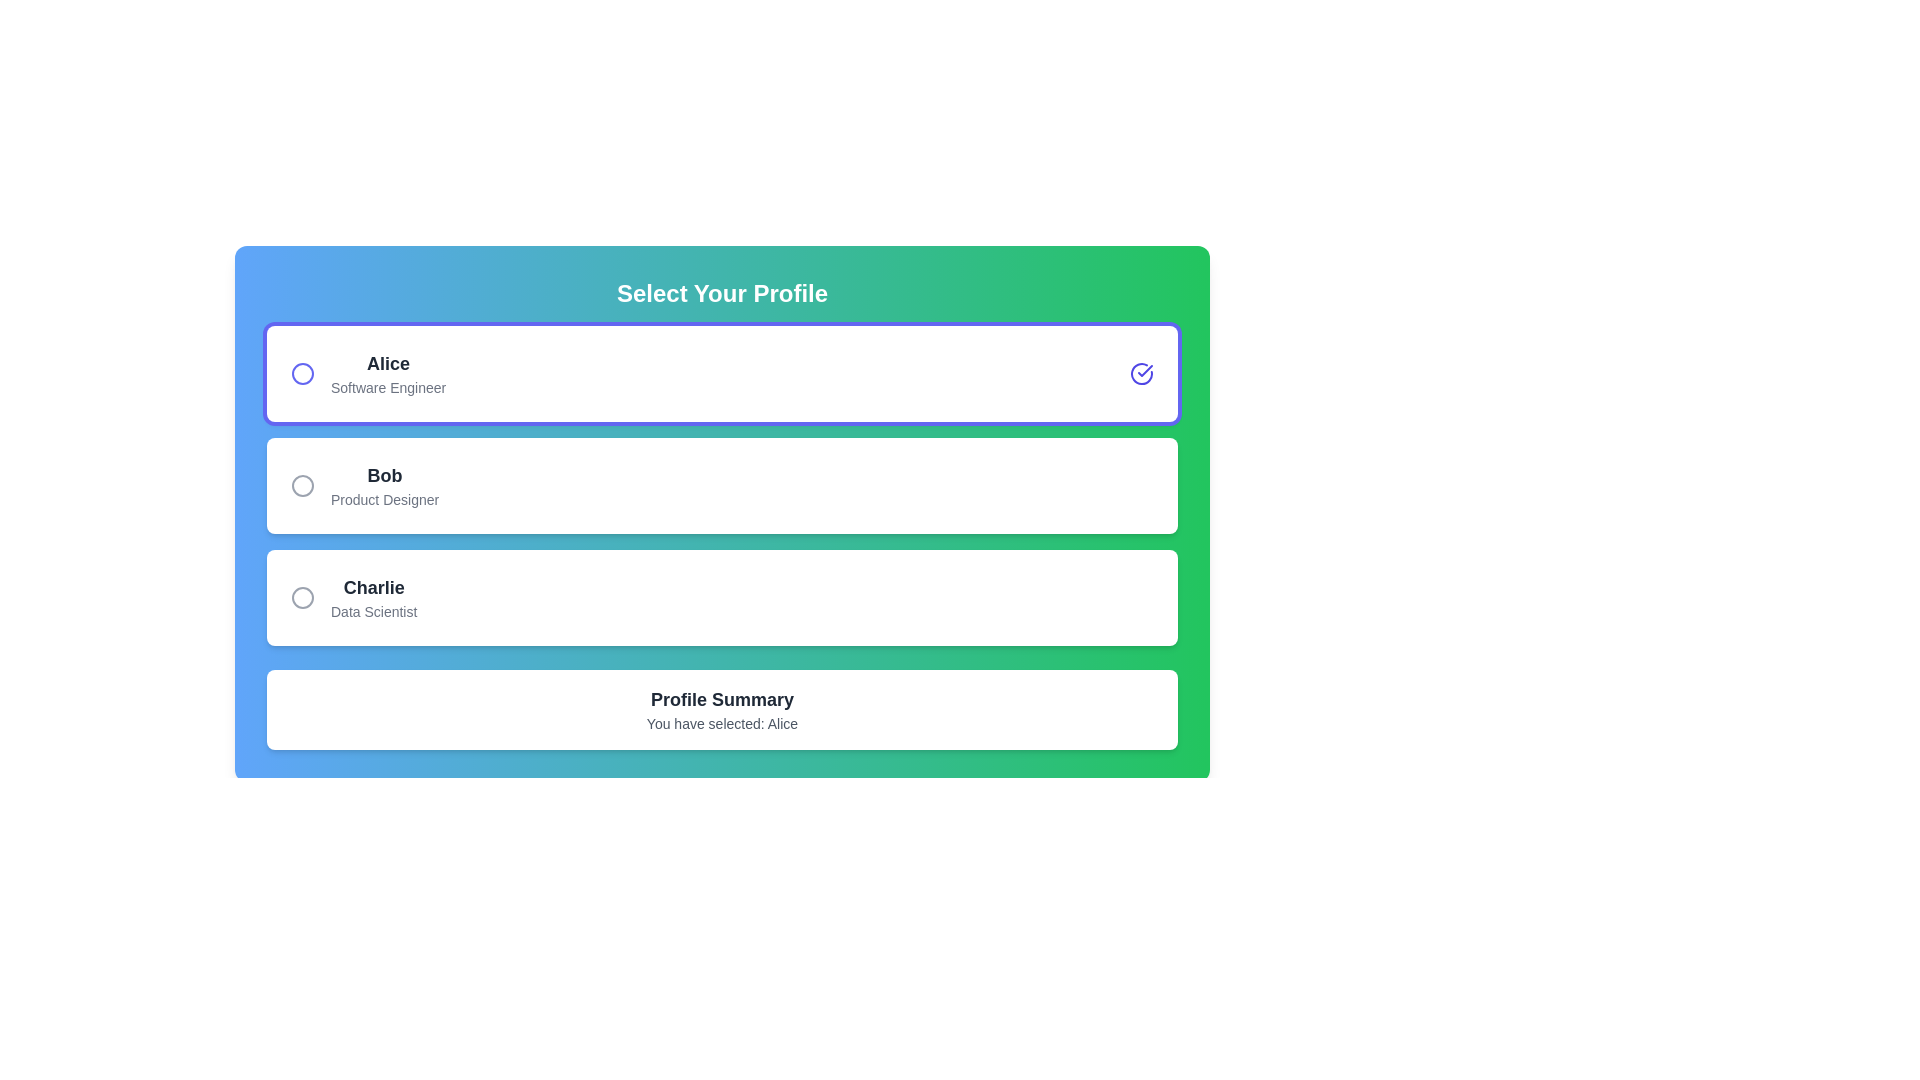 The image size is (1920, 1080). What do you see at coordinates (1142, 374) in the screenshot?
I see `the circular checkmark icon with a blue outline located at the top-right of Alice's profile card to trigger visual highlights` at bounding box center [1142, 374].